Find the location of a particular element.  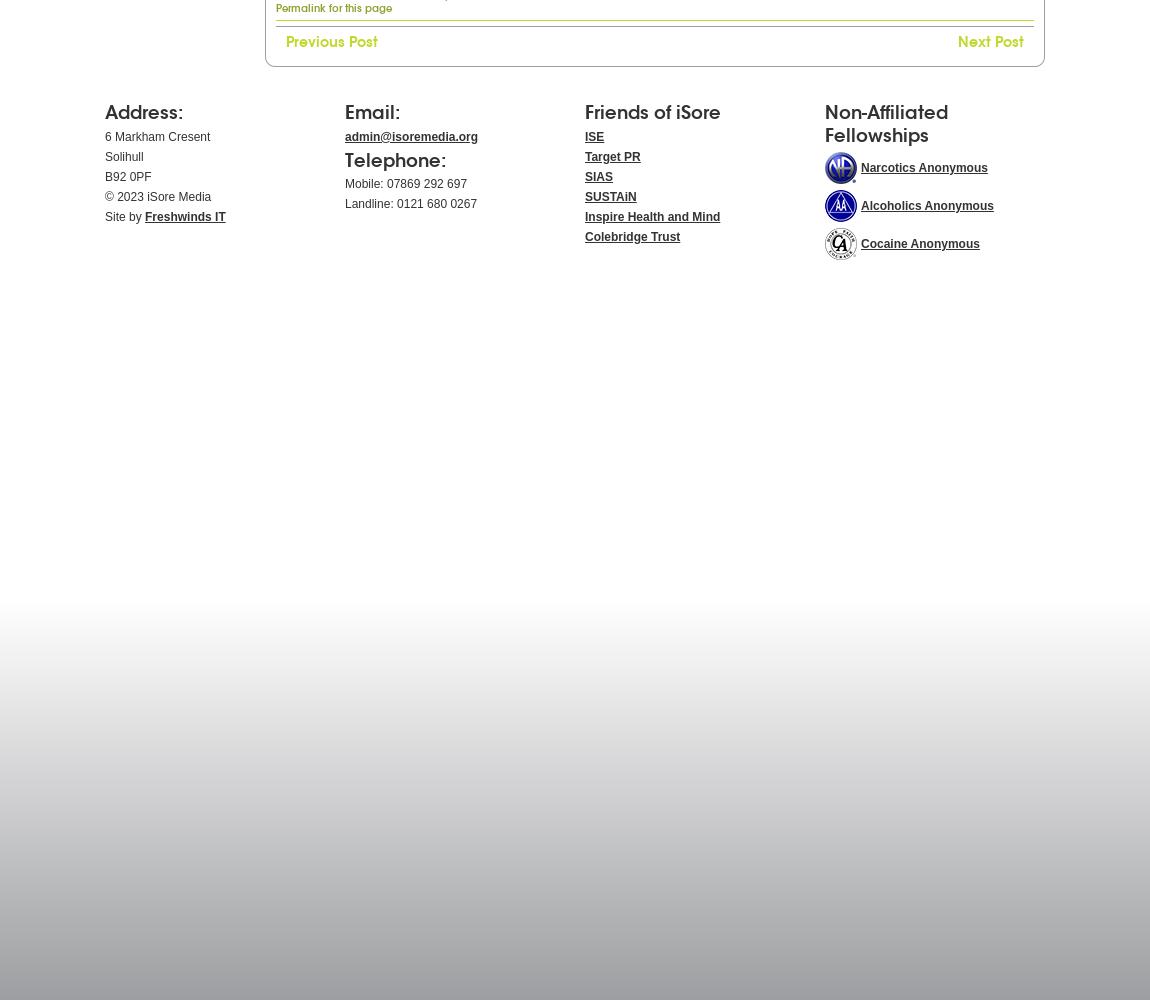

'Narcotics Anonymous' is located at coordinates (924, 168).